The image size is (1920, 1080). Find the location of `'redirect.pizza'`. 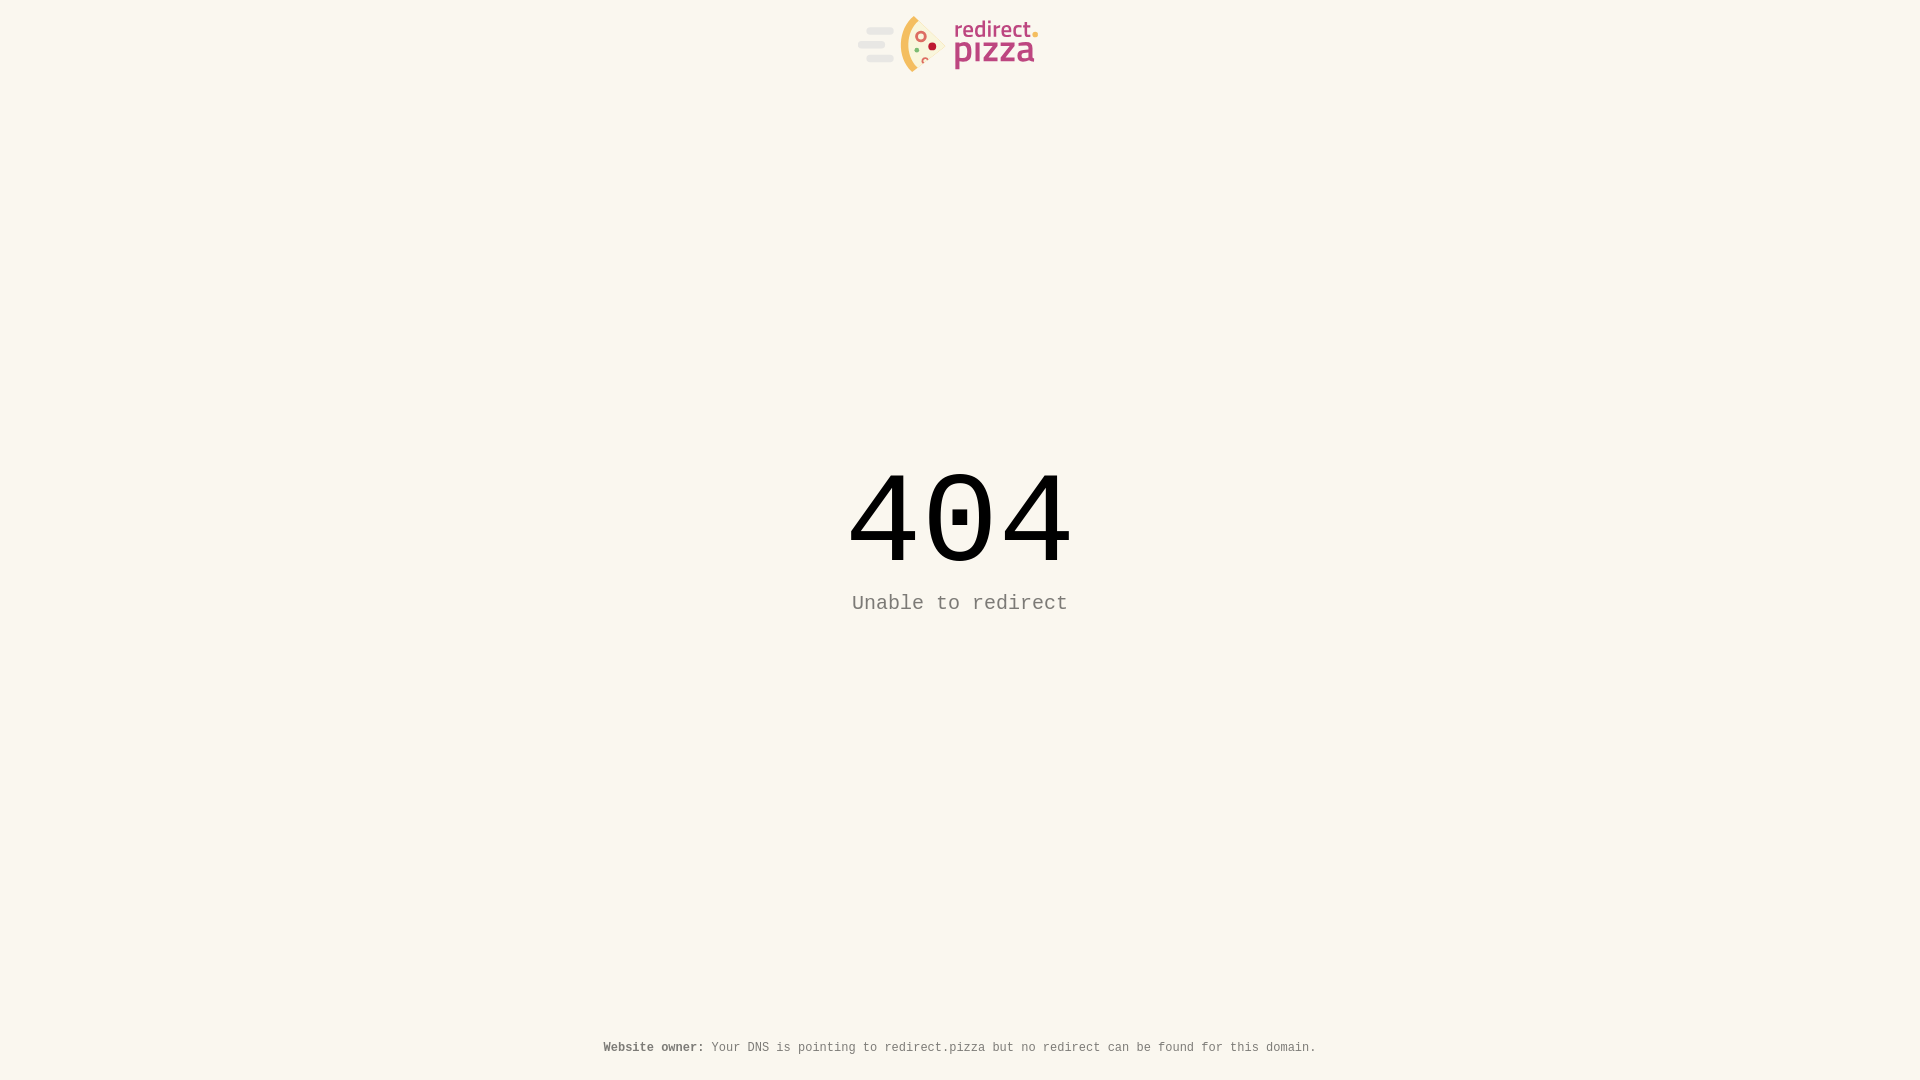

'redirect.pizza' is located at coordinates (947, 43).